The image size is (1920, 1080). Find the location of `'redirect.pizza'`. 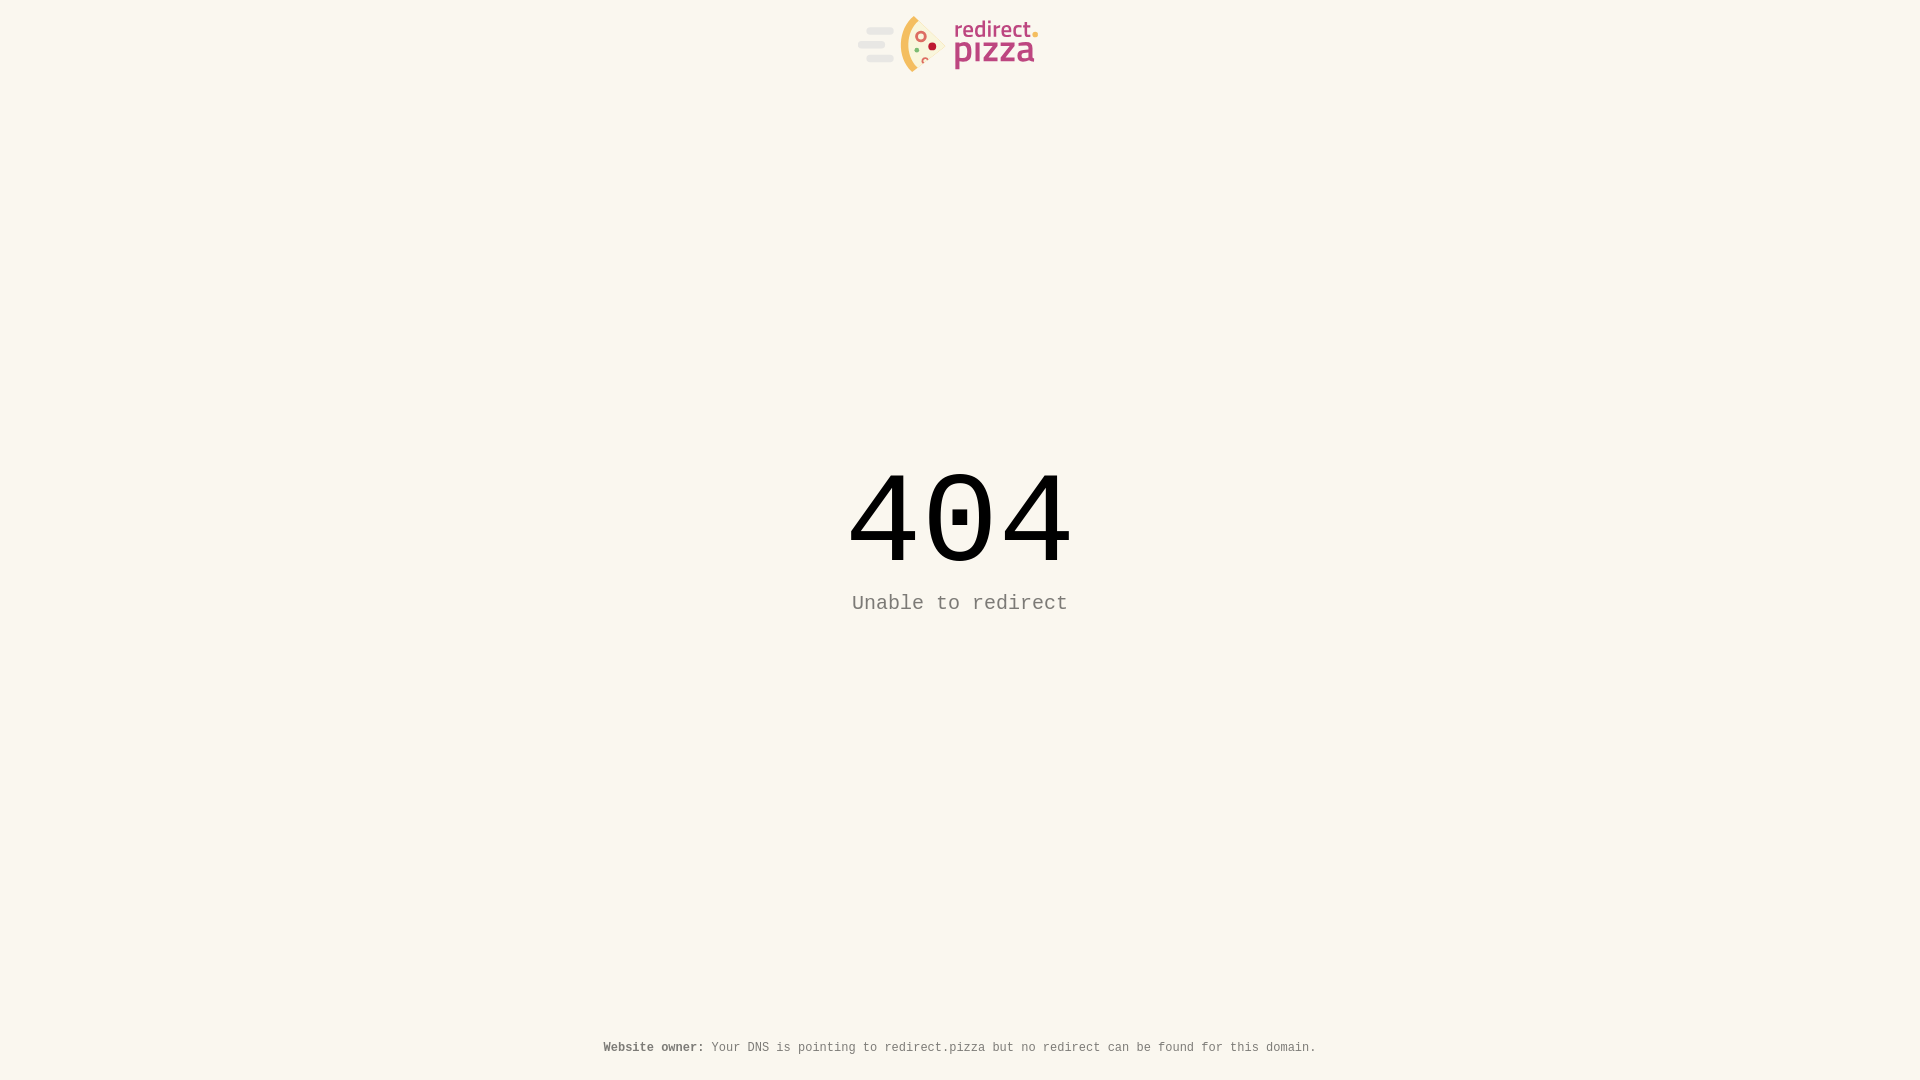

'redirect.pizza' is located at coordinates (947, 43).